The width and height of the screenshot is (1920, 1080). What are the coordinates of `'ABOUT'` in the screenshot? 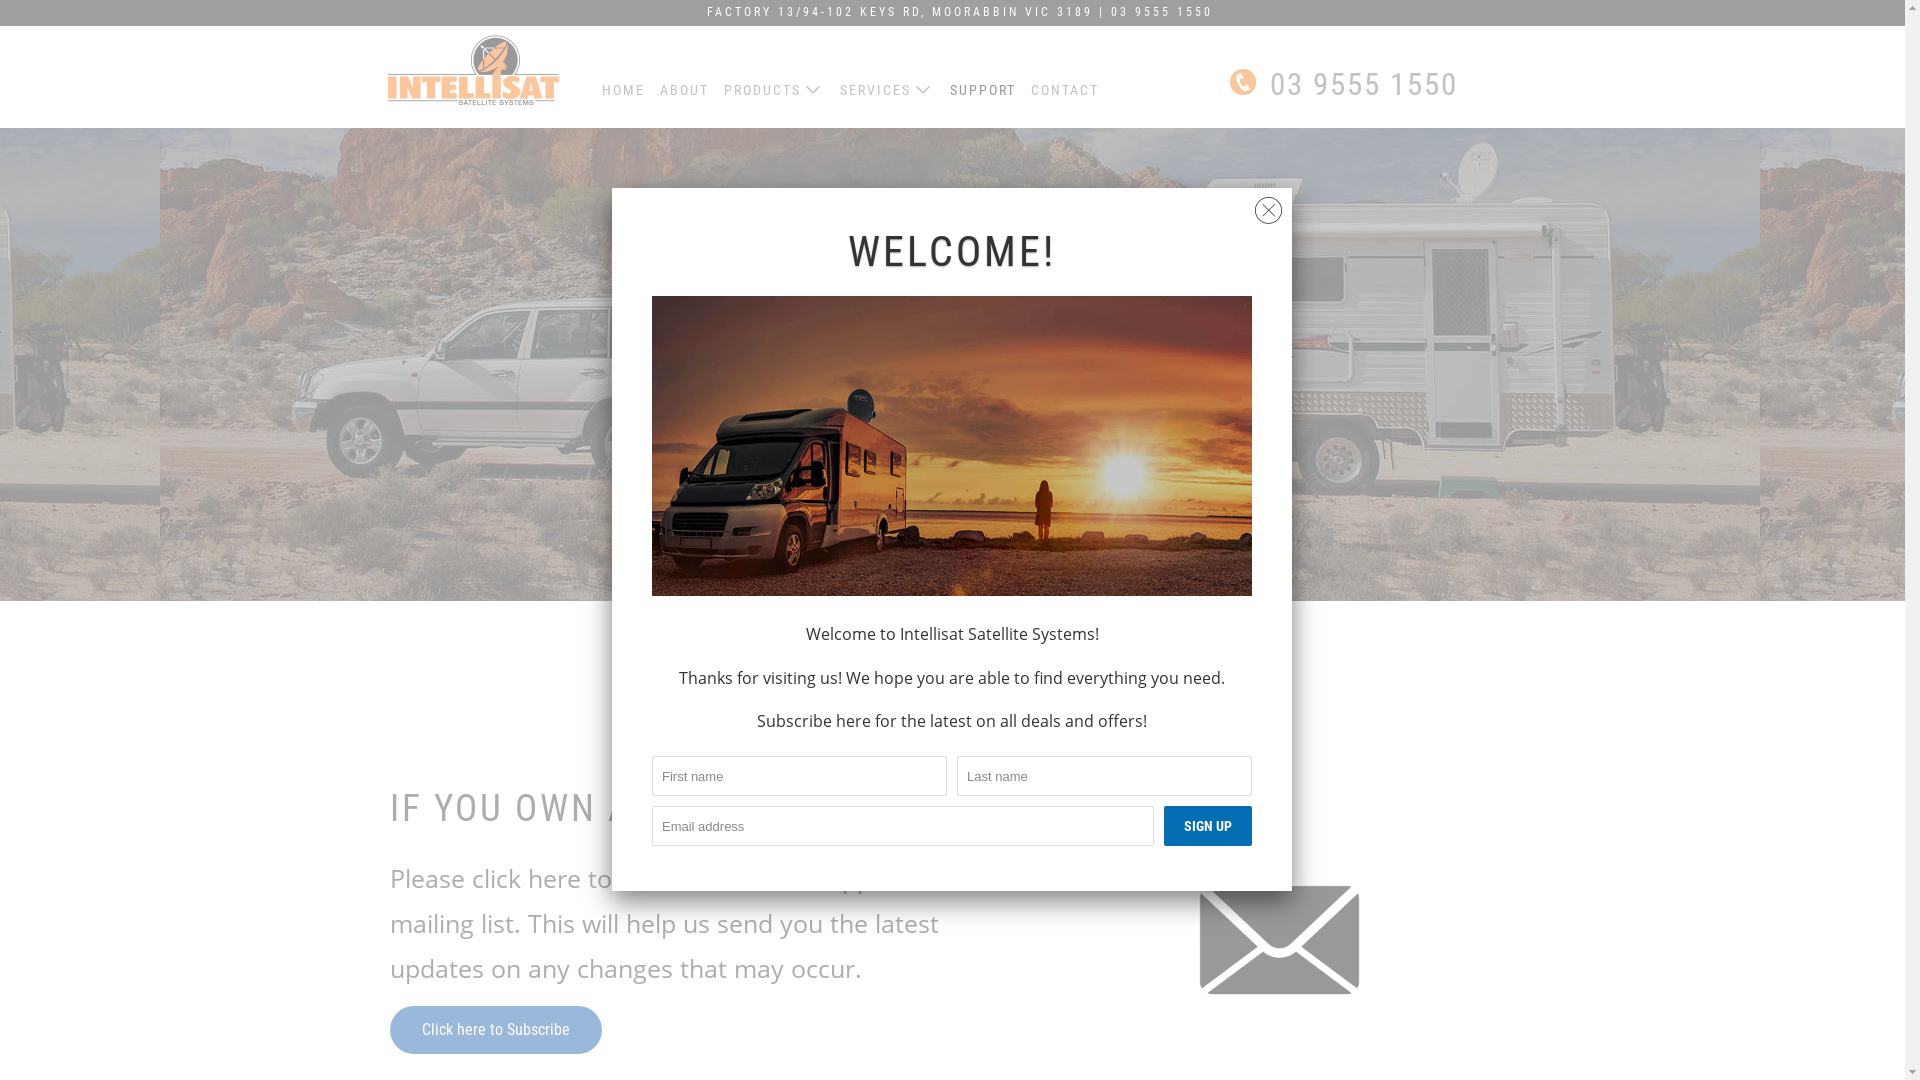 It's located at (684, 87).